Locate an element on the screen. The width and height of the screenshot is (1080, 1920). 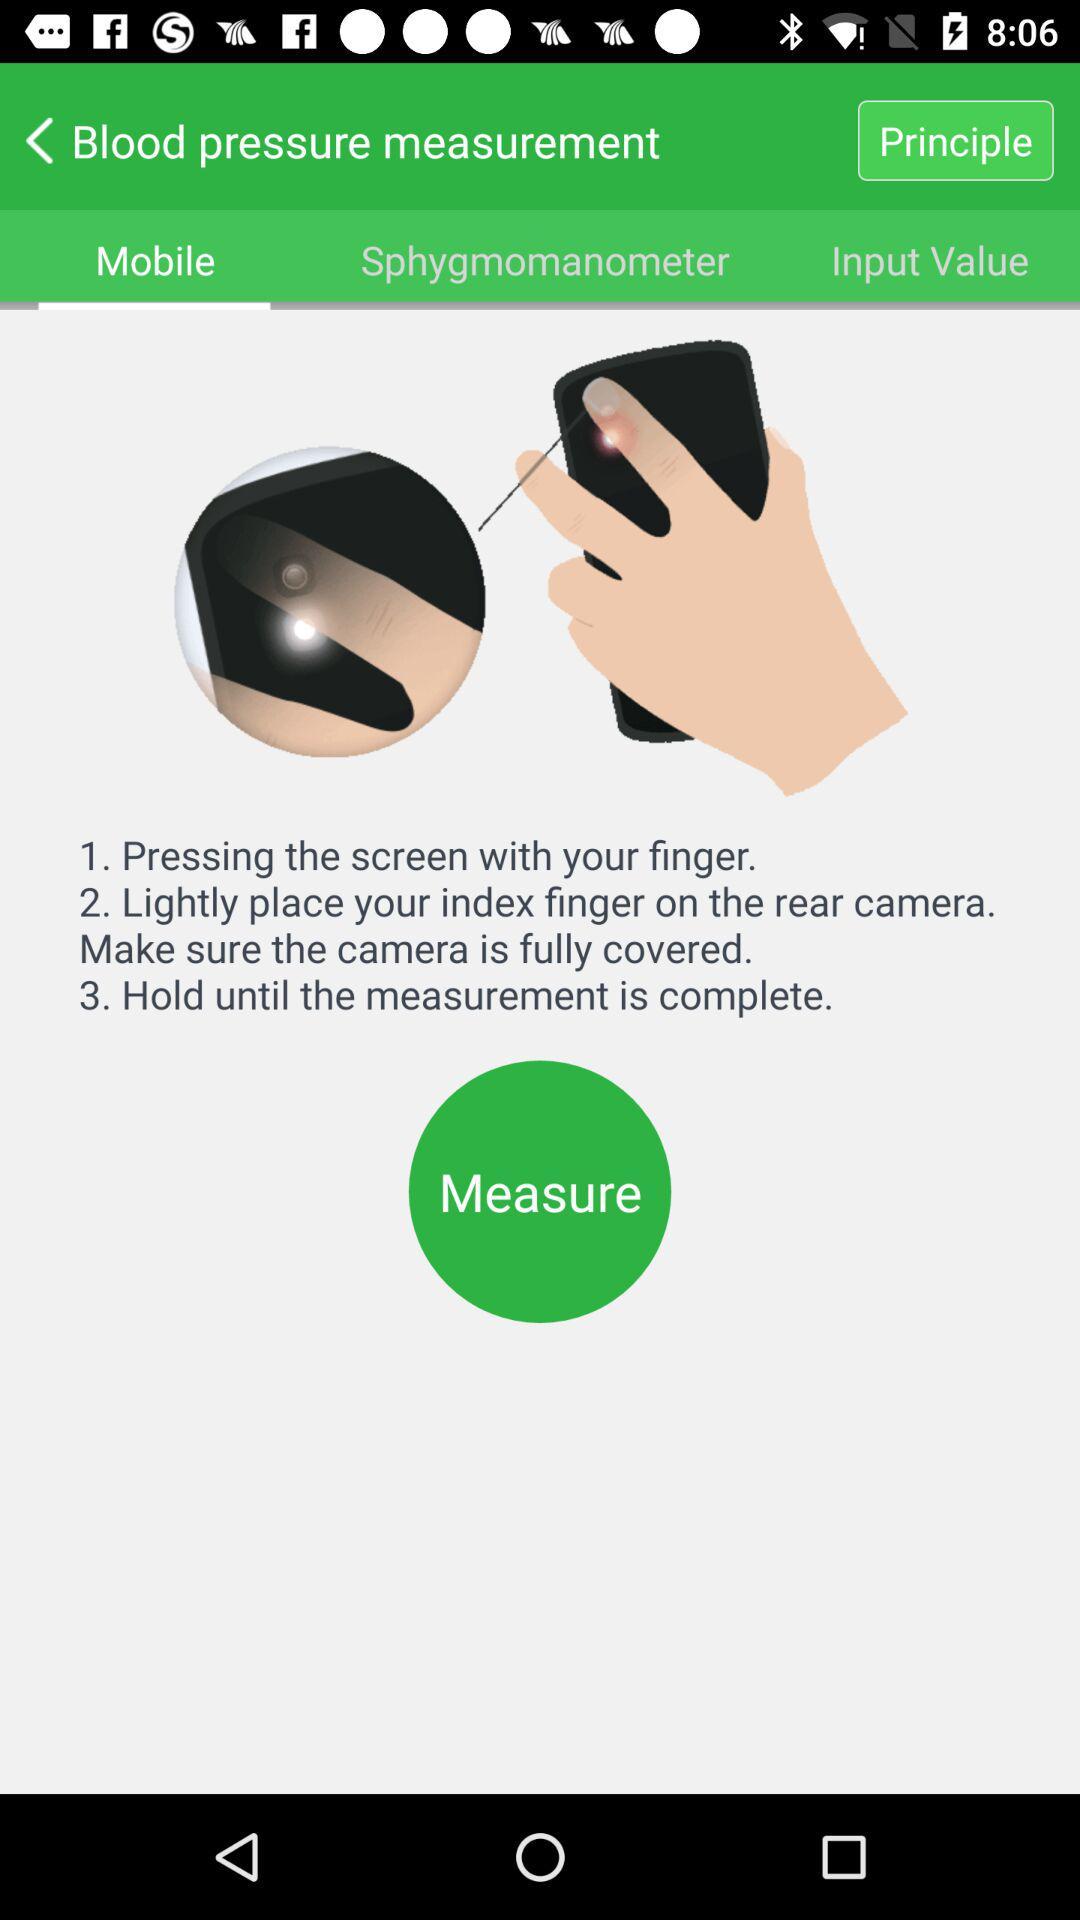
the icon below blood pressure measurement is located at coordinates (930, 258).